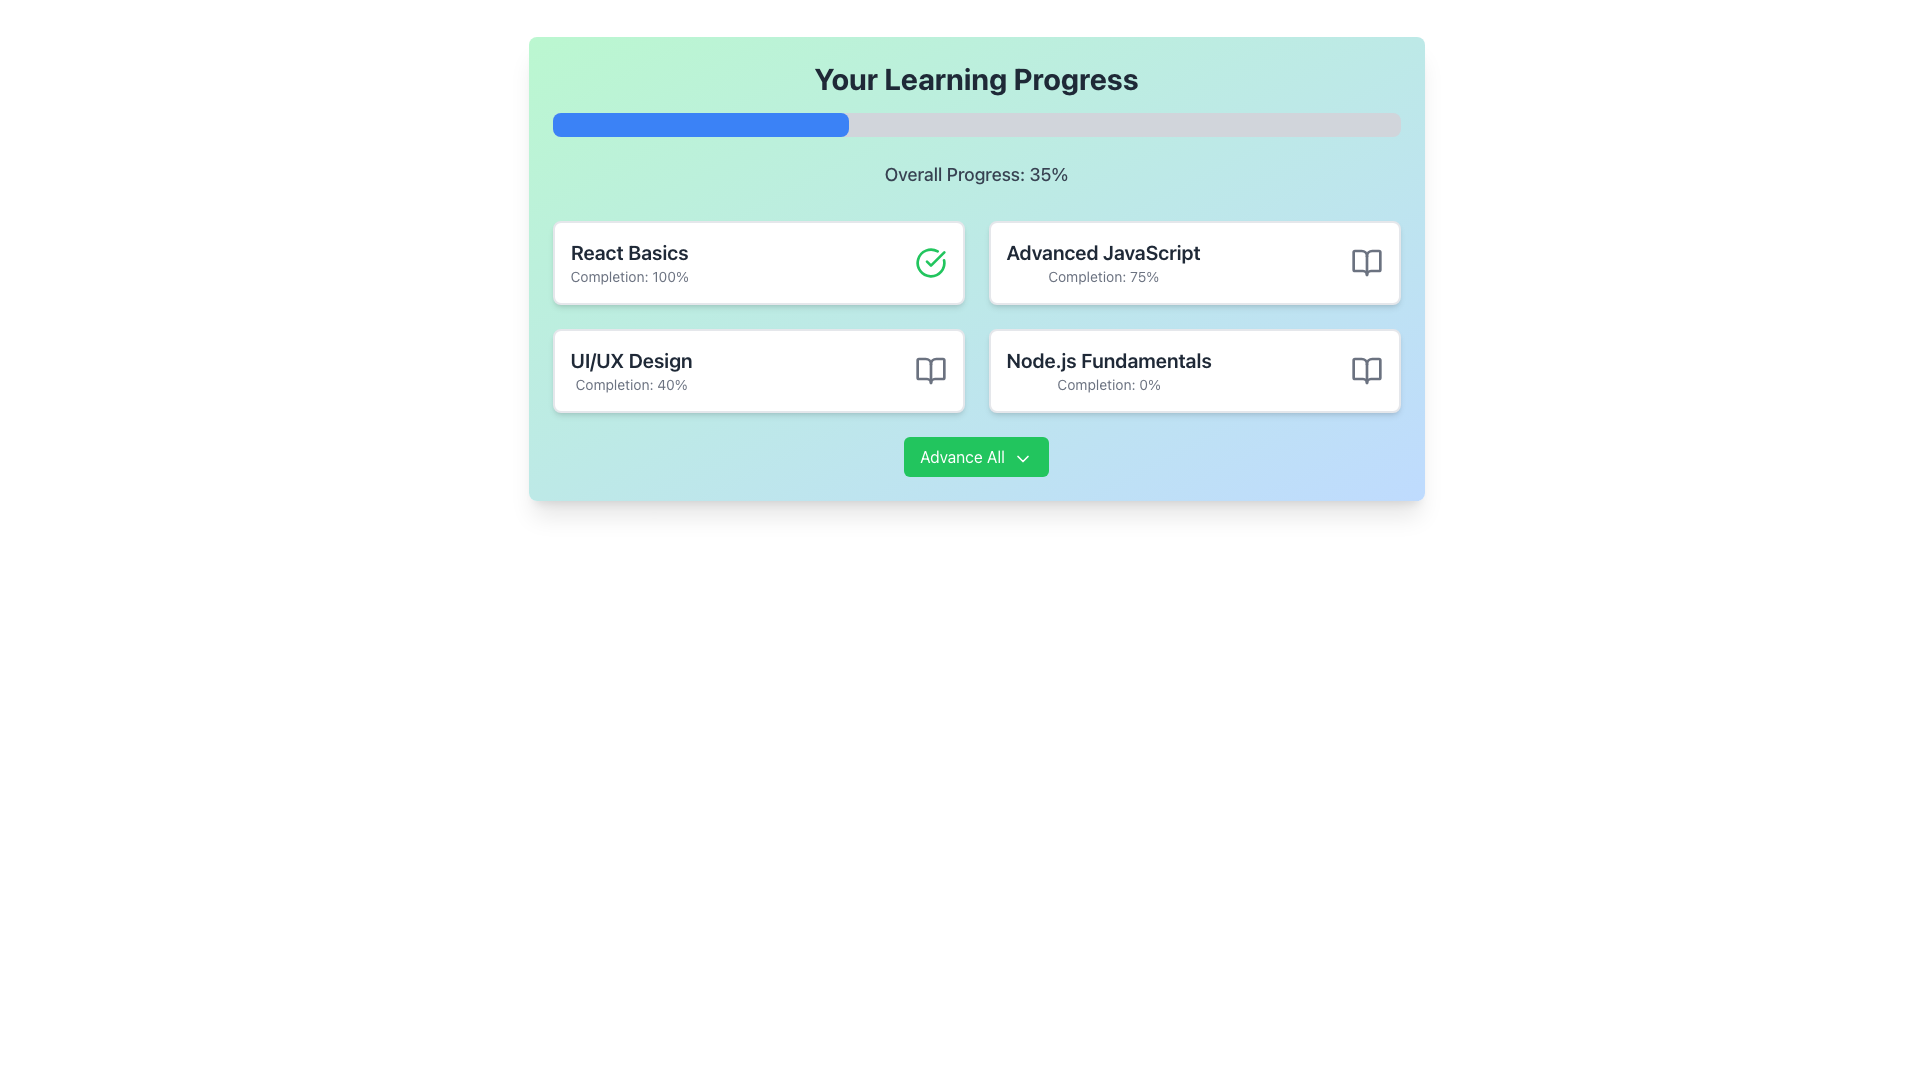 This screenshot has width=1920, height=1080. What do you see at coordinates (628, 277) in the screenshot?
I see `Text Label displaying 'Completion: 100%' located under the 'React Basics' heading, providing completion status for the course` at bounding box center [628, 277].